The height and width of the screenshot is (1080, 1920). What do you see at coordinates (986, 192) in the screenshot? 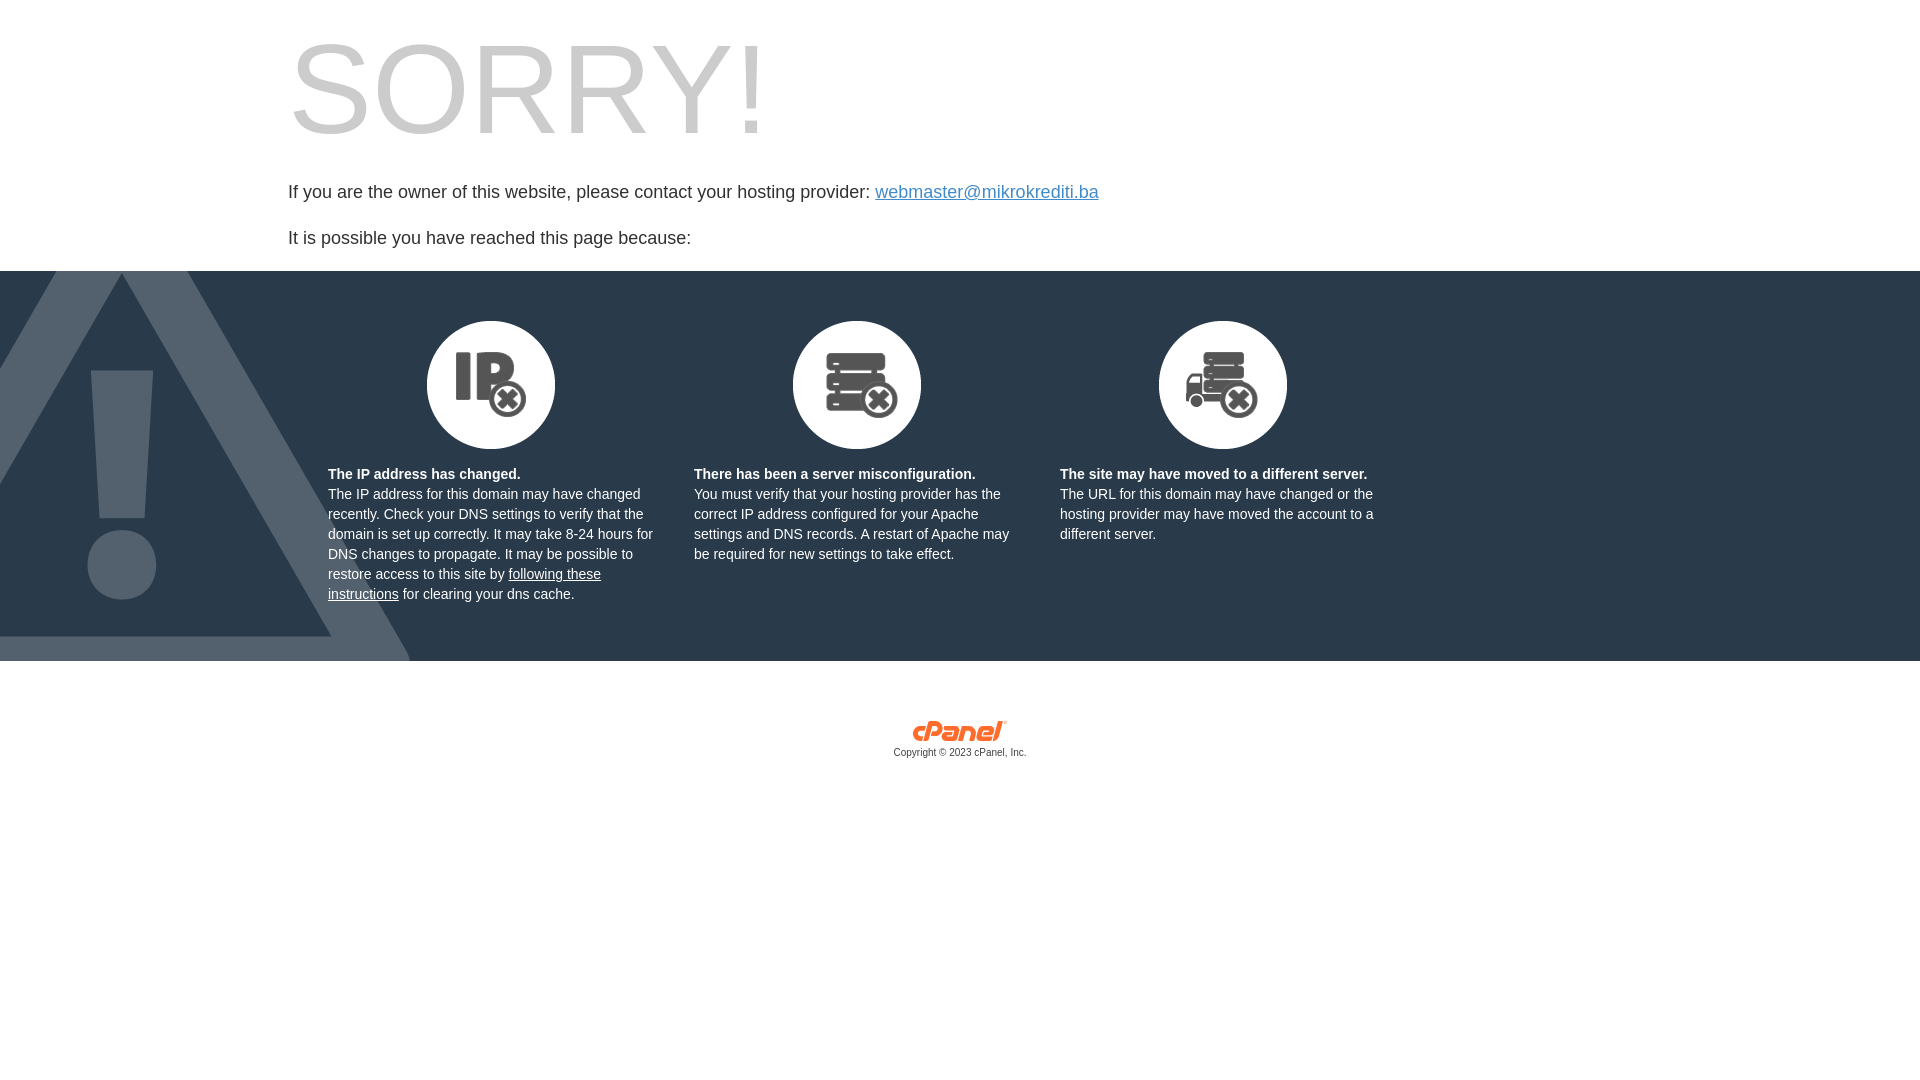
I see `'webmaster@mikrokrediti.ba'` at bounding box center [986, 192].